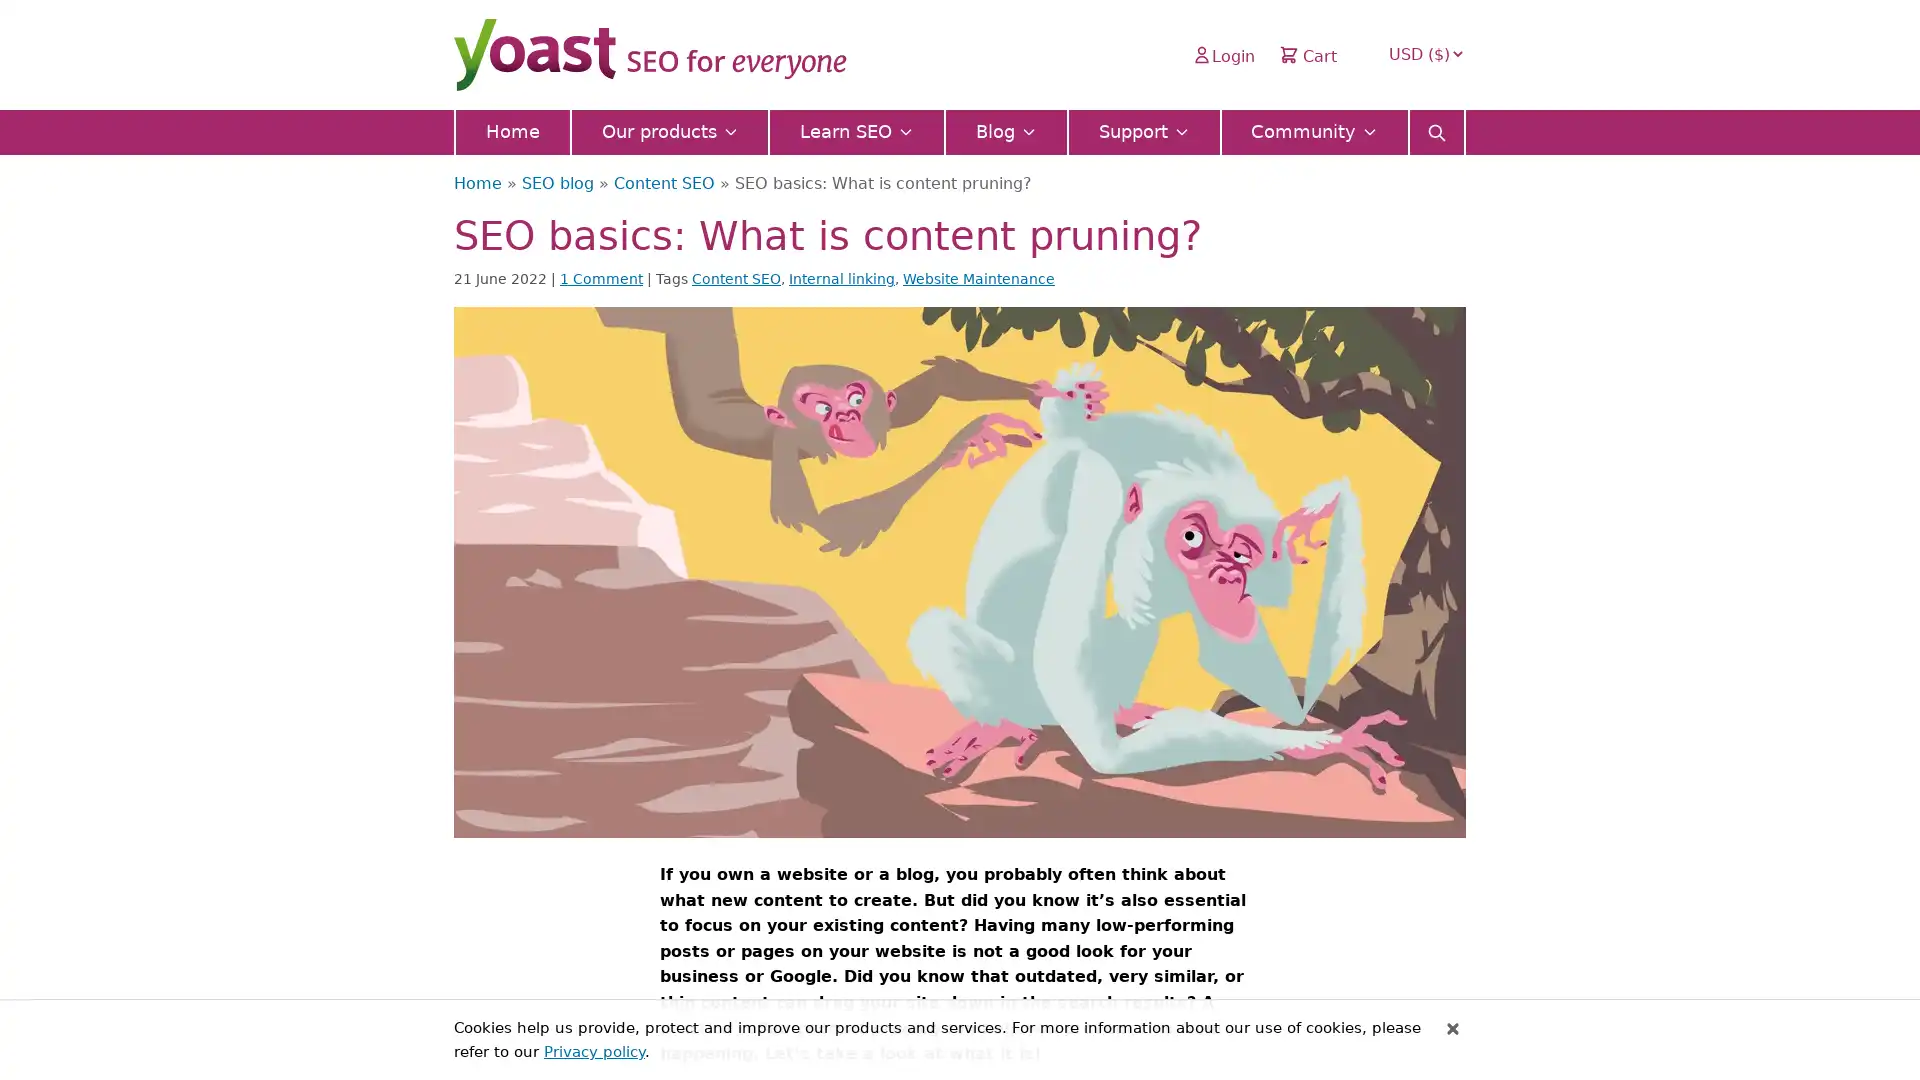 The height and width of the screenshot is (1080, 1920). Describe the element at coordinates (1435, 126) in the screenshot. I see `Open search box` at that location.